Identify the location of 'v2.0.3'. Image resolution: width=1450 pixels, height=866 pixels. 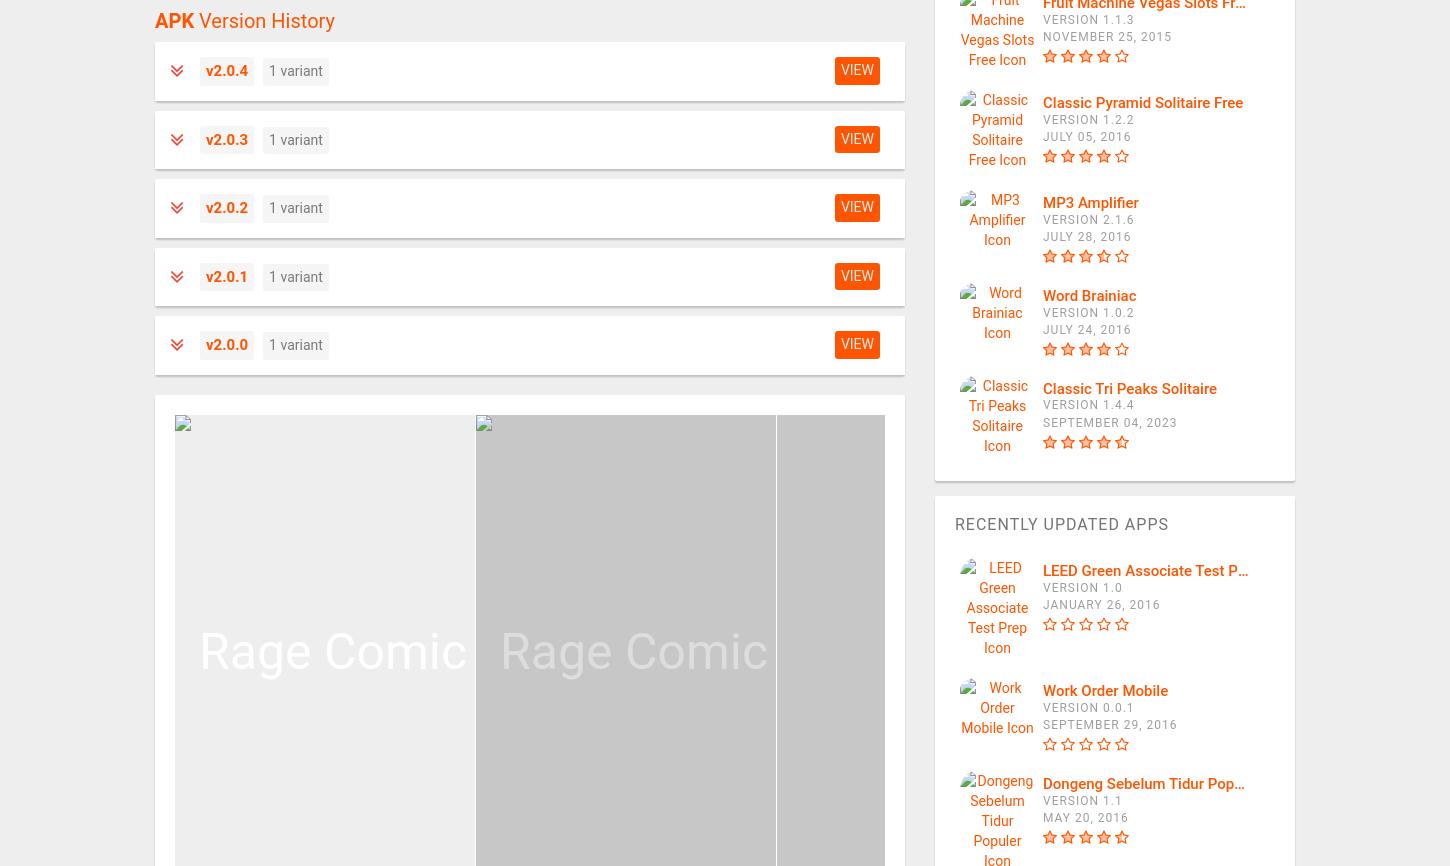
(226, 138).